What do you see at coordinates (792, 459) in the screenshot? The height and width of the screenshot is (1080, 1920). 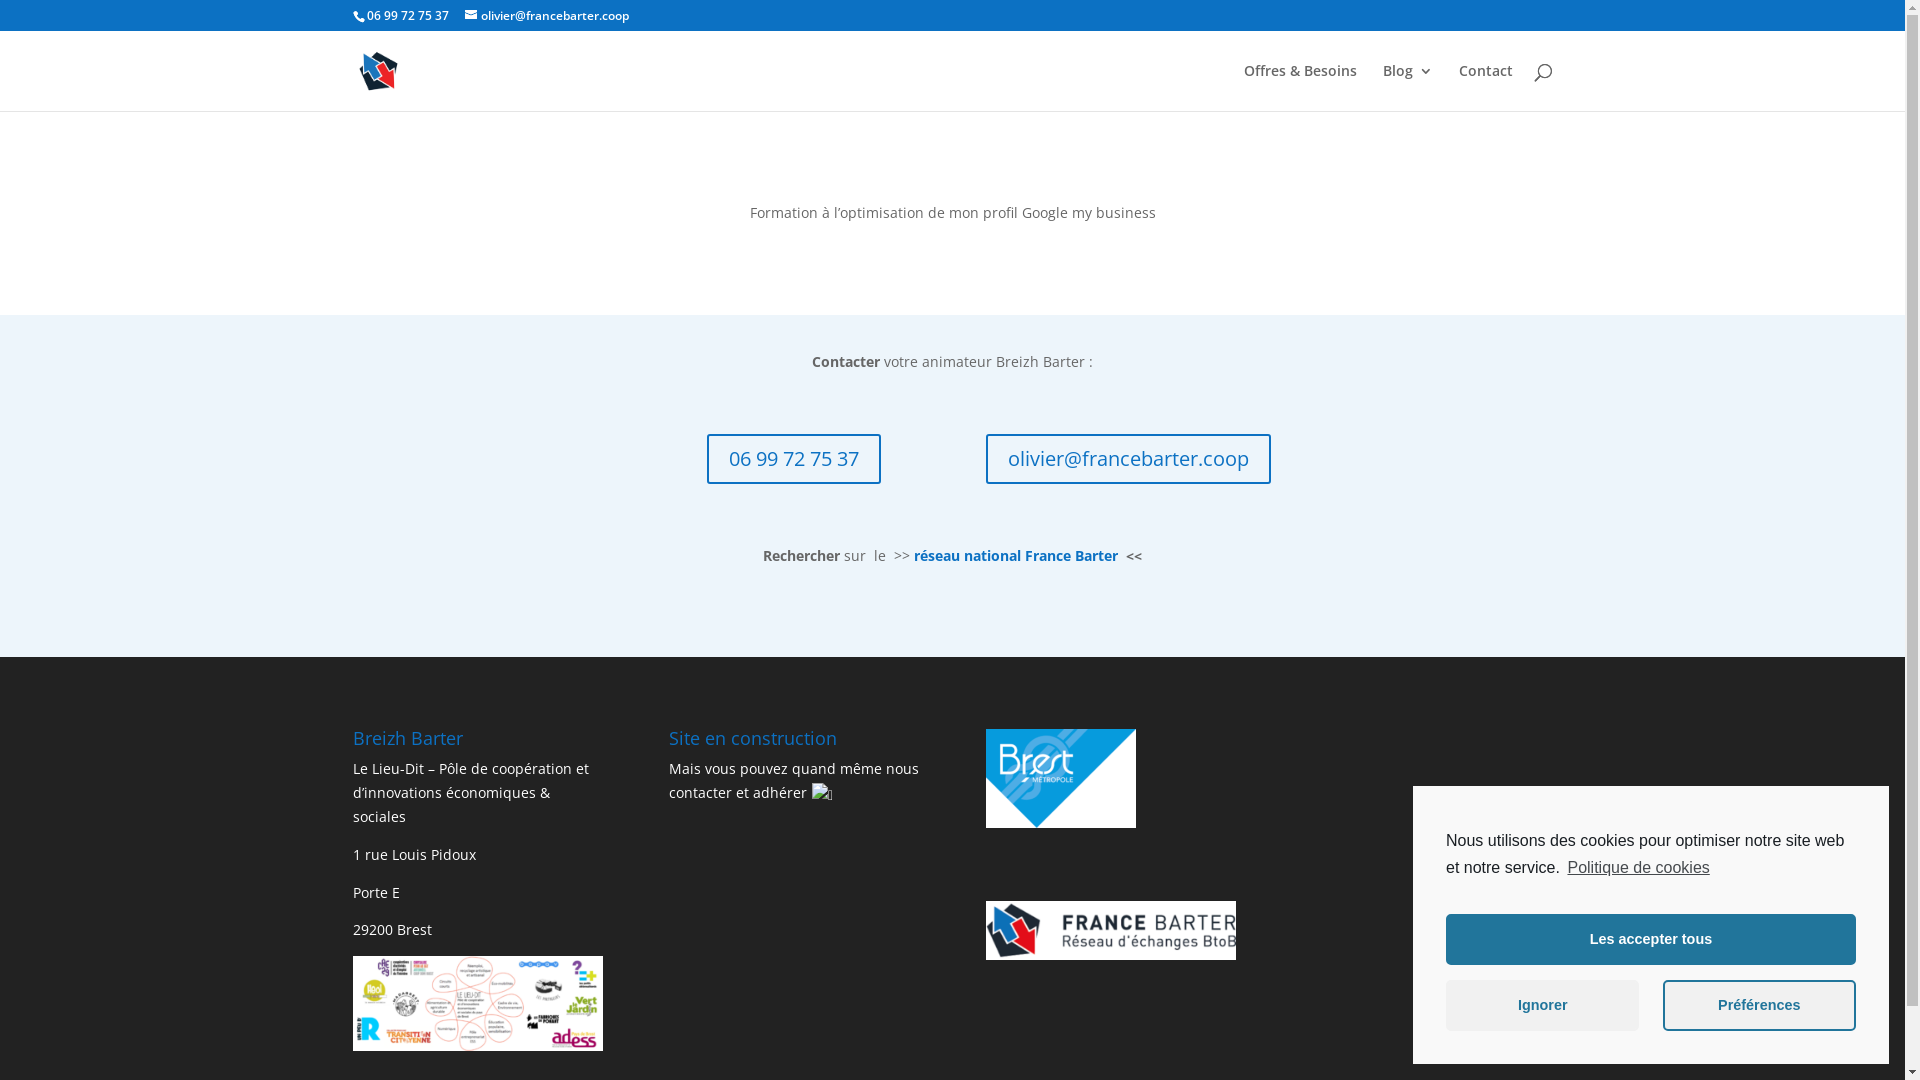 I see `'06 99 72 75 37'` at bounding box center [792, 459].